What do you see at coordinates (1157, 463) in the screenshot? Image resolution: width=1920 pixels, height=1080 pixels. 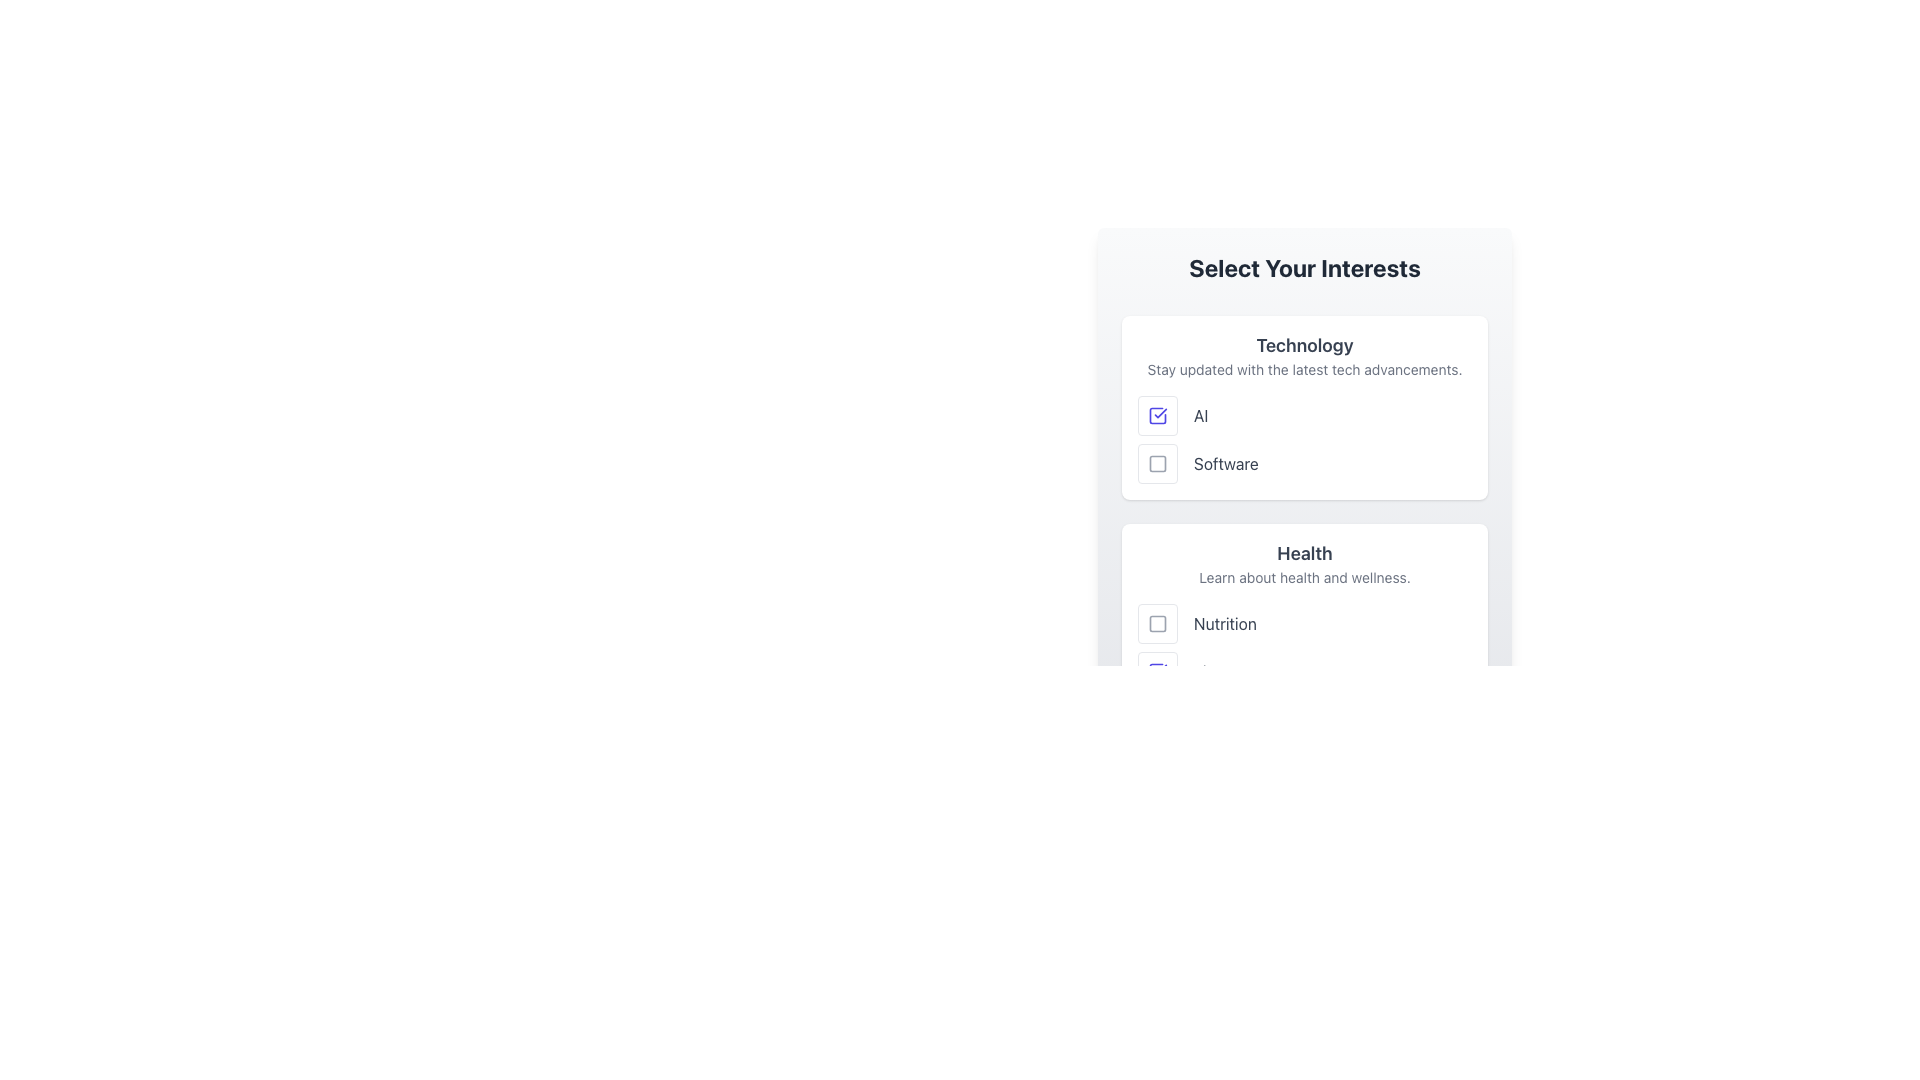 I see `the 'Software' selection checkbox within the 'Technology' category` at bounding box center [1157, 463].